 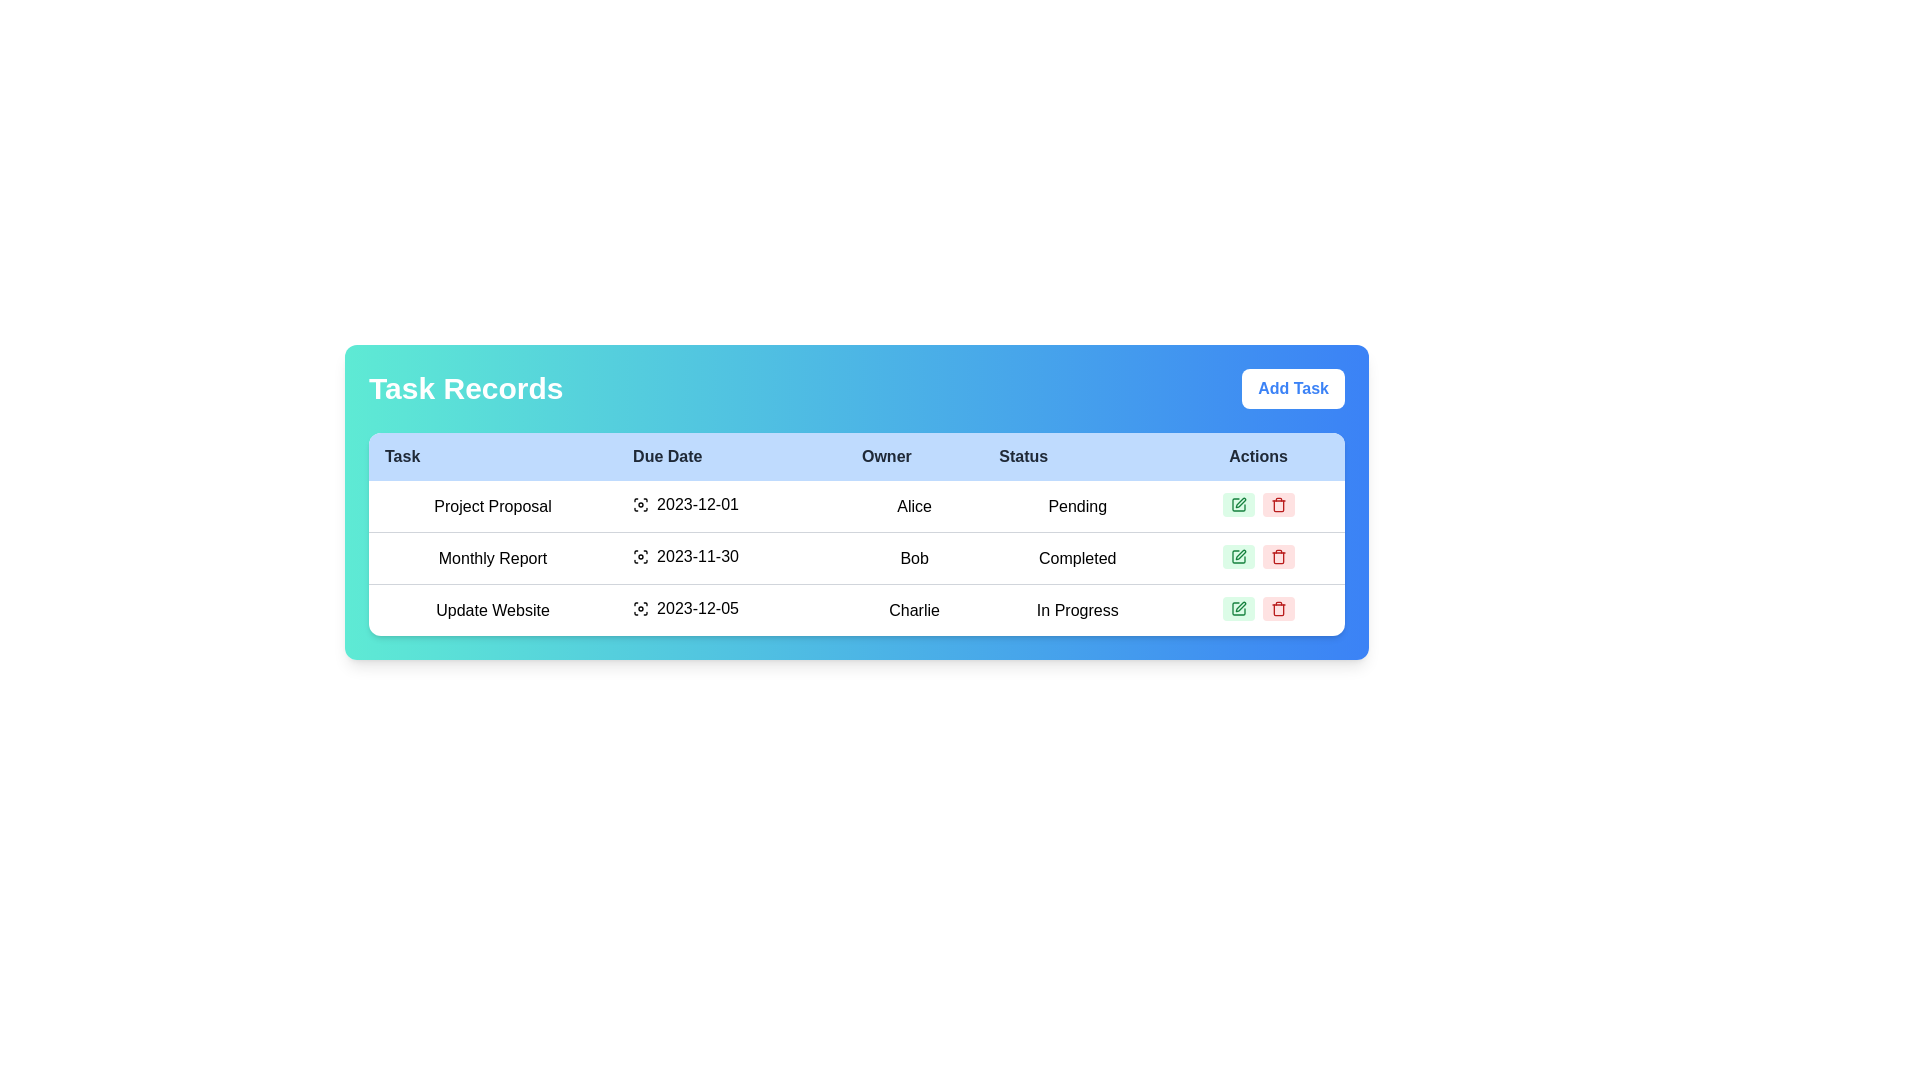 What do you see at coordinates (1257, 456) in the screenshot?
I see `the text label that displays the word 'Actions', which is styled with a bold font and centered alignment inside a light blue header bar, located in the last column of the header row within a table, to the right of the 'Status' column header` at bounding box center [1257, 456].